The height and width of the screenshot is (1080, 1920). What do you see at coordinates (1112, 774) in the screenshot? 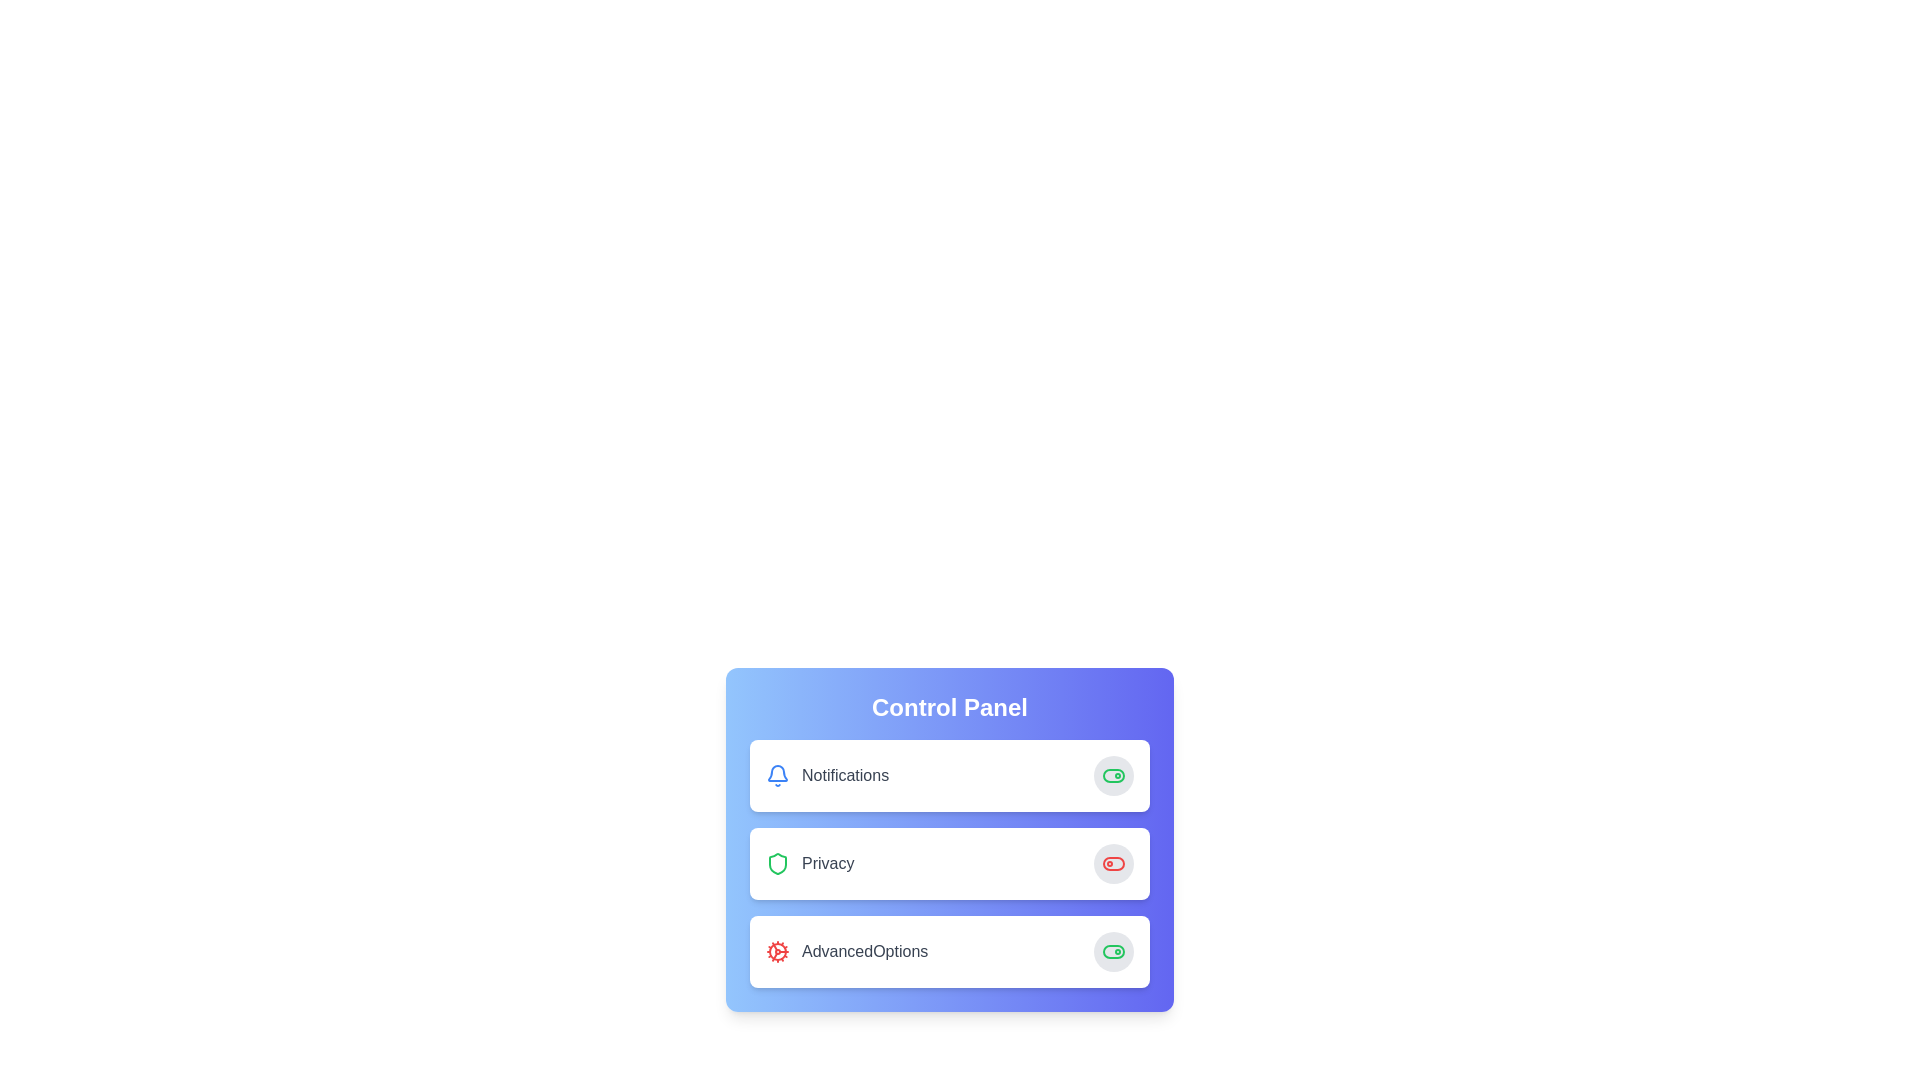
I see `the toggle switch background indicating the 'on' state within the 'AdvancedOptions' row` at bounding box center [1112, 774].